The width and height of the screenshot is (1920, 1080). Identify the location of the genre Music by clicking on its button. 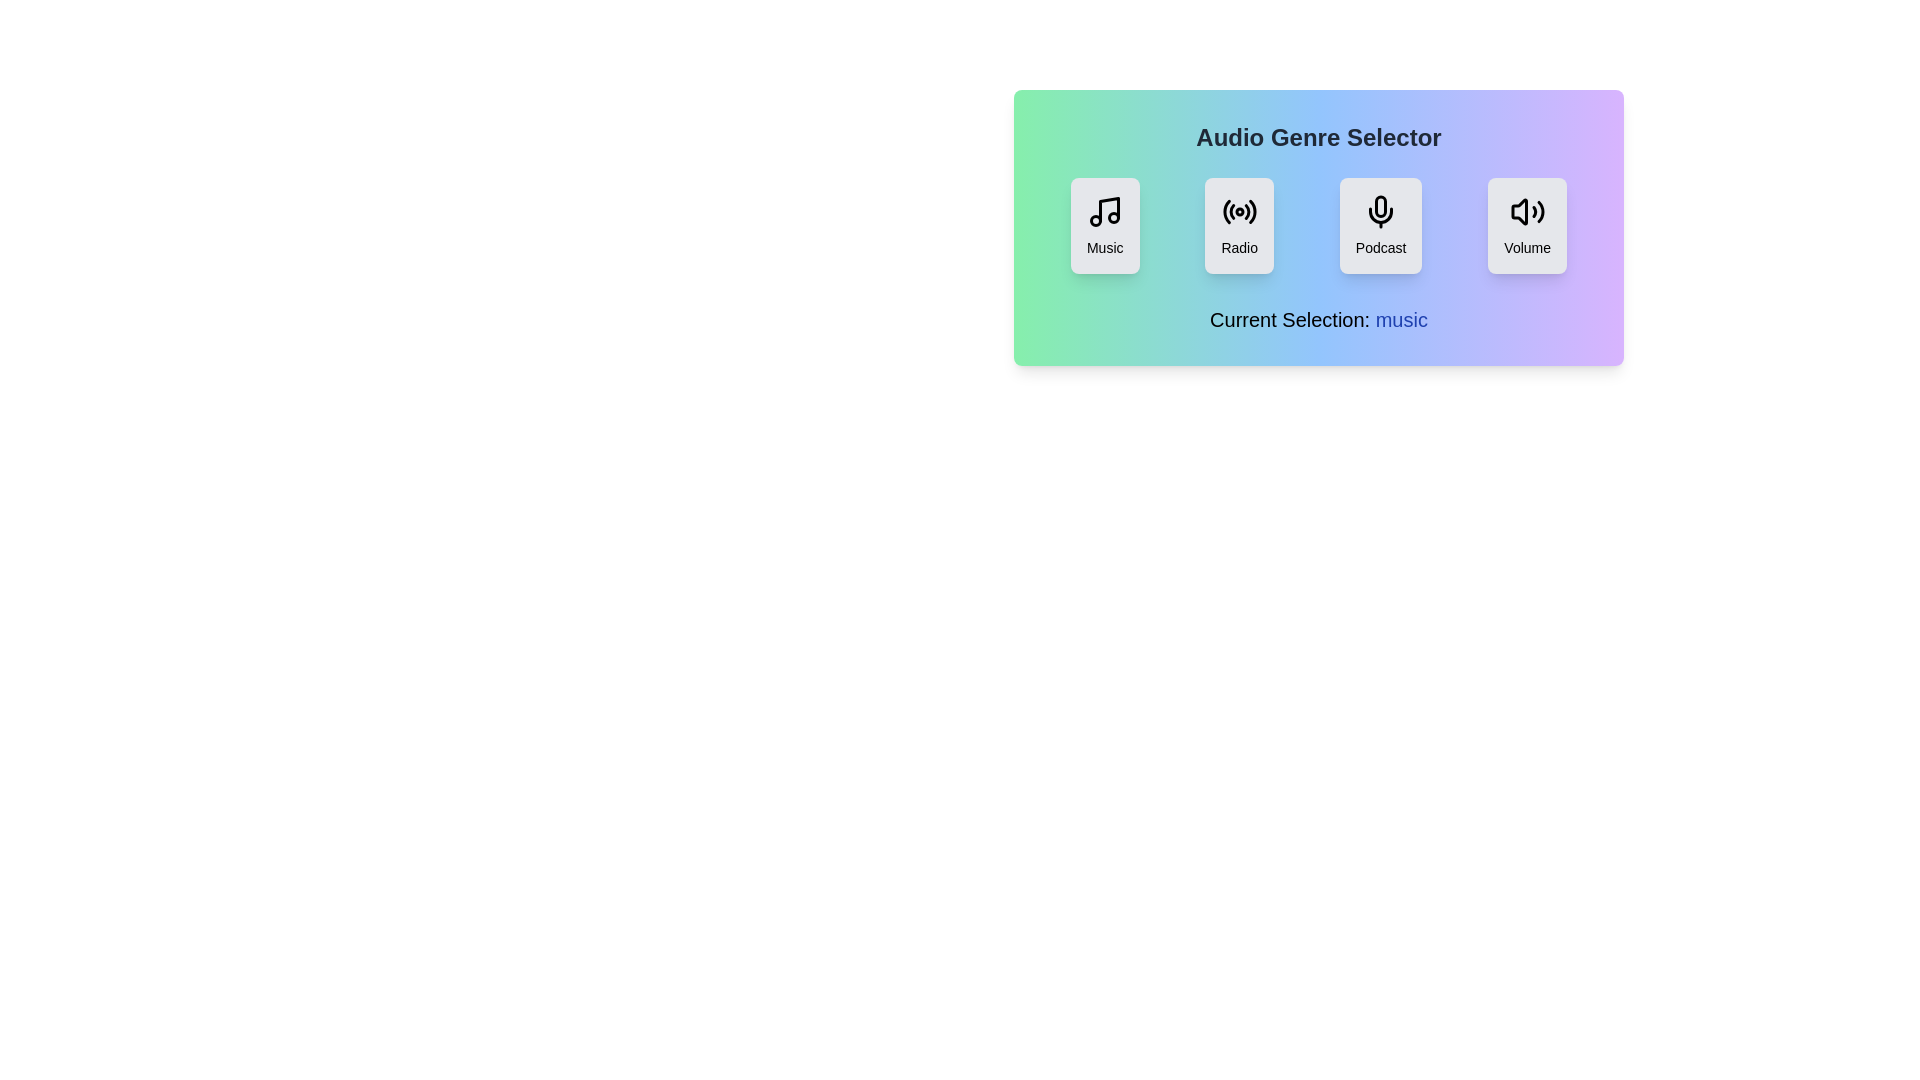
(1103, 225).